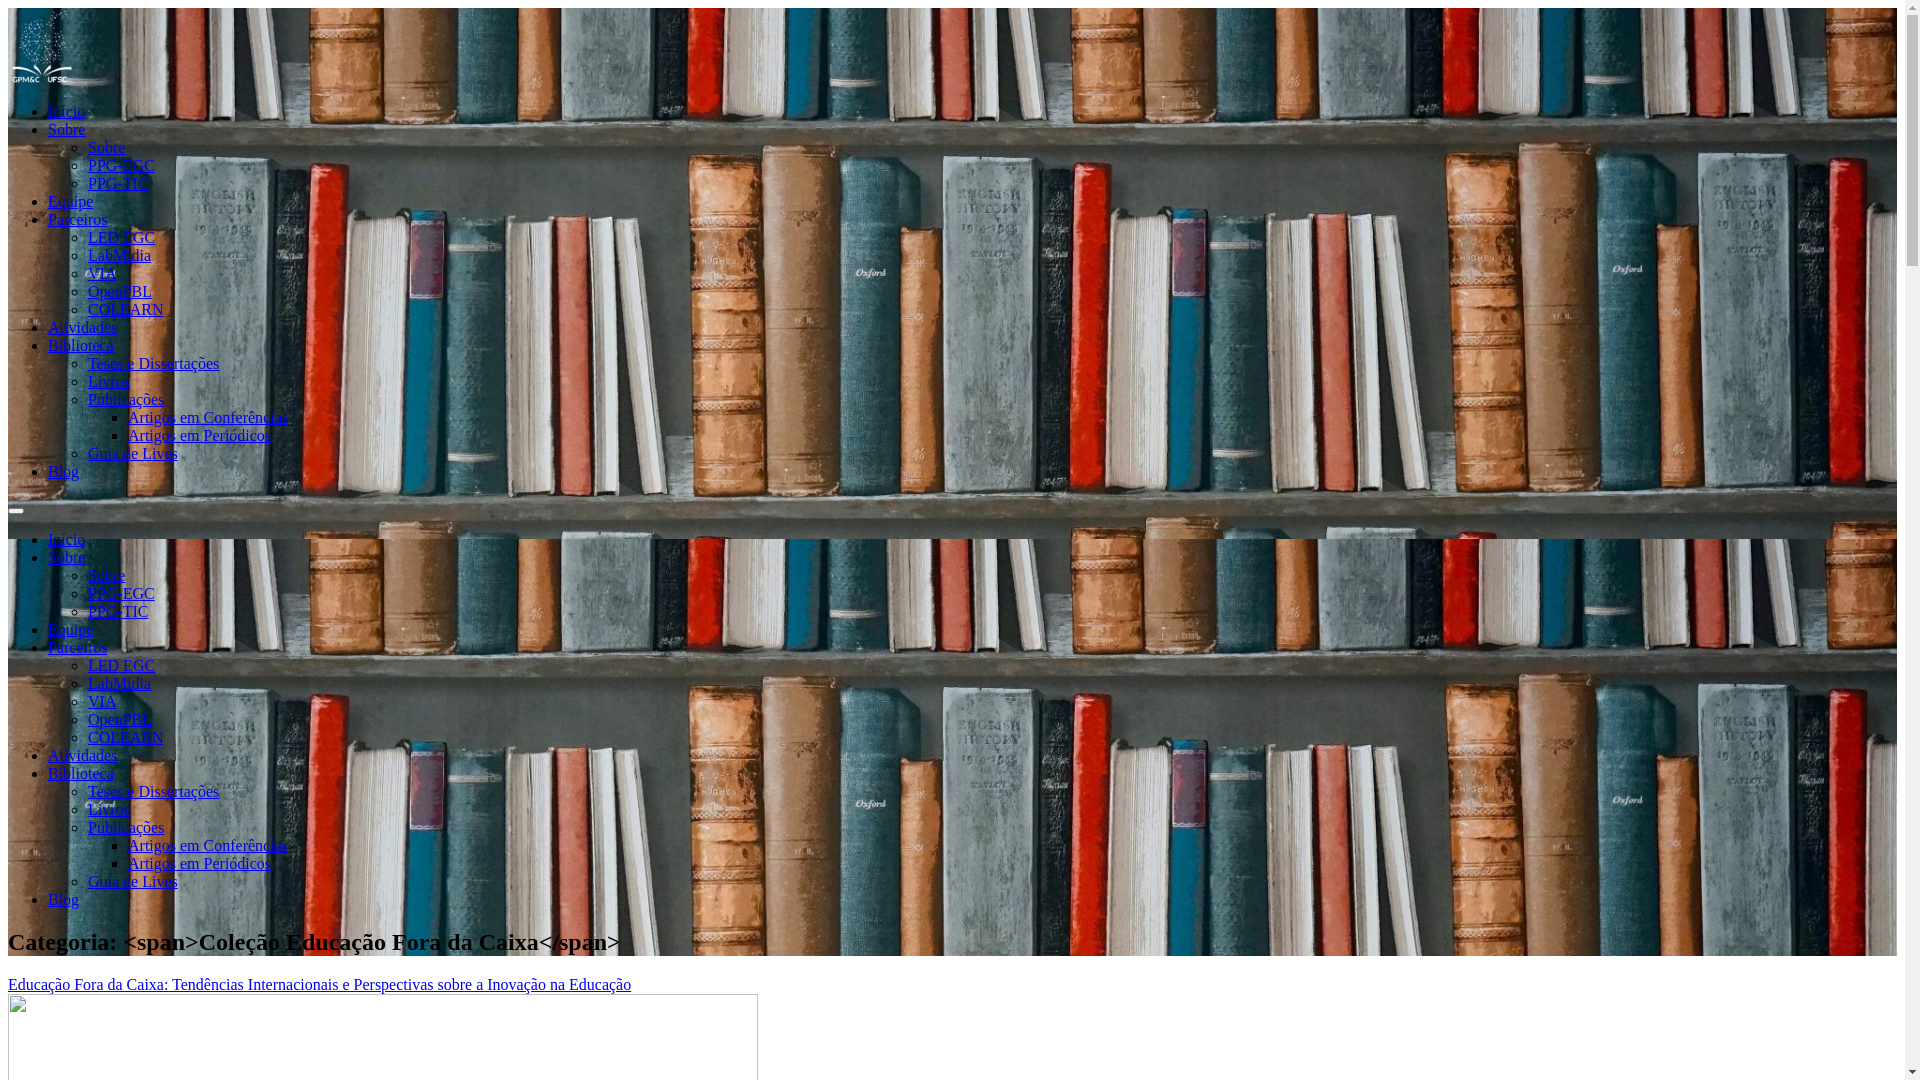 The width and height of the screenshot is (1920, 1080). What do you see at coordinates (86, 183) in the screenshot?
I see `'PPG-TIC'` at bounding box center [86, 183].